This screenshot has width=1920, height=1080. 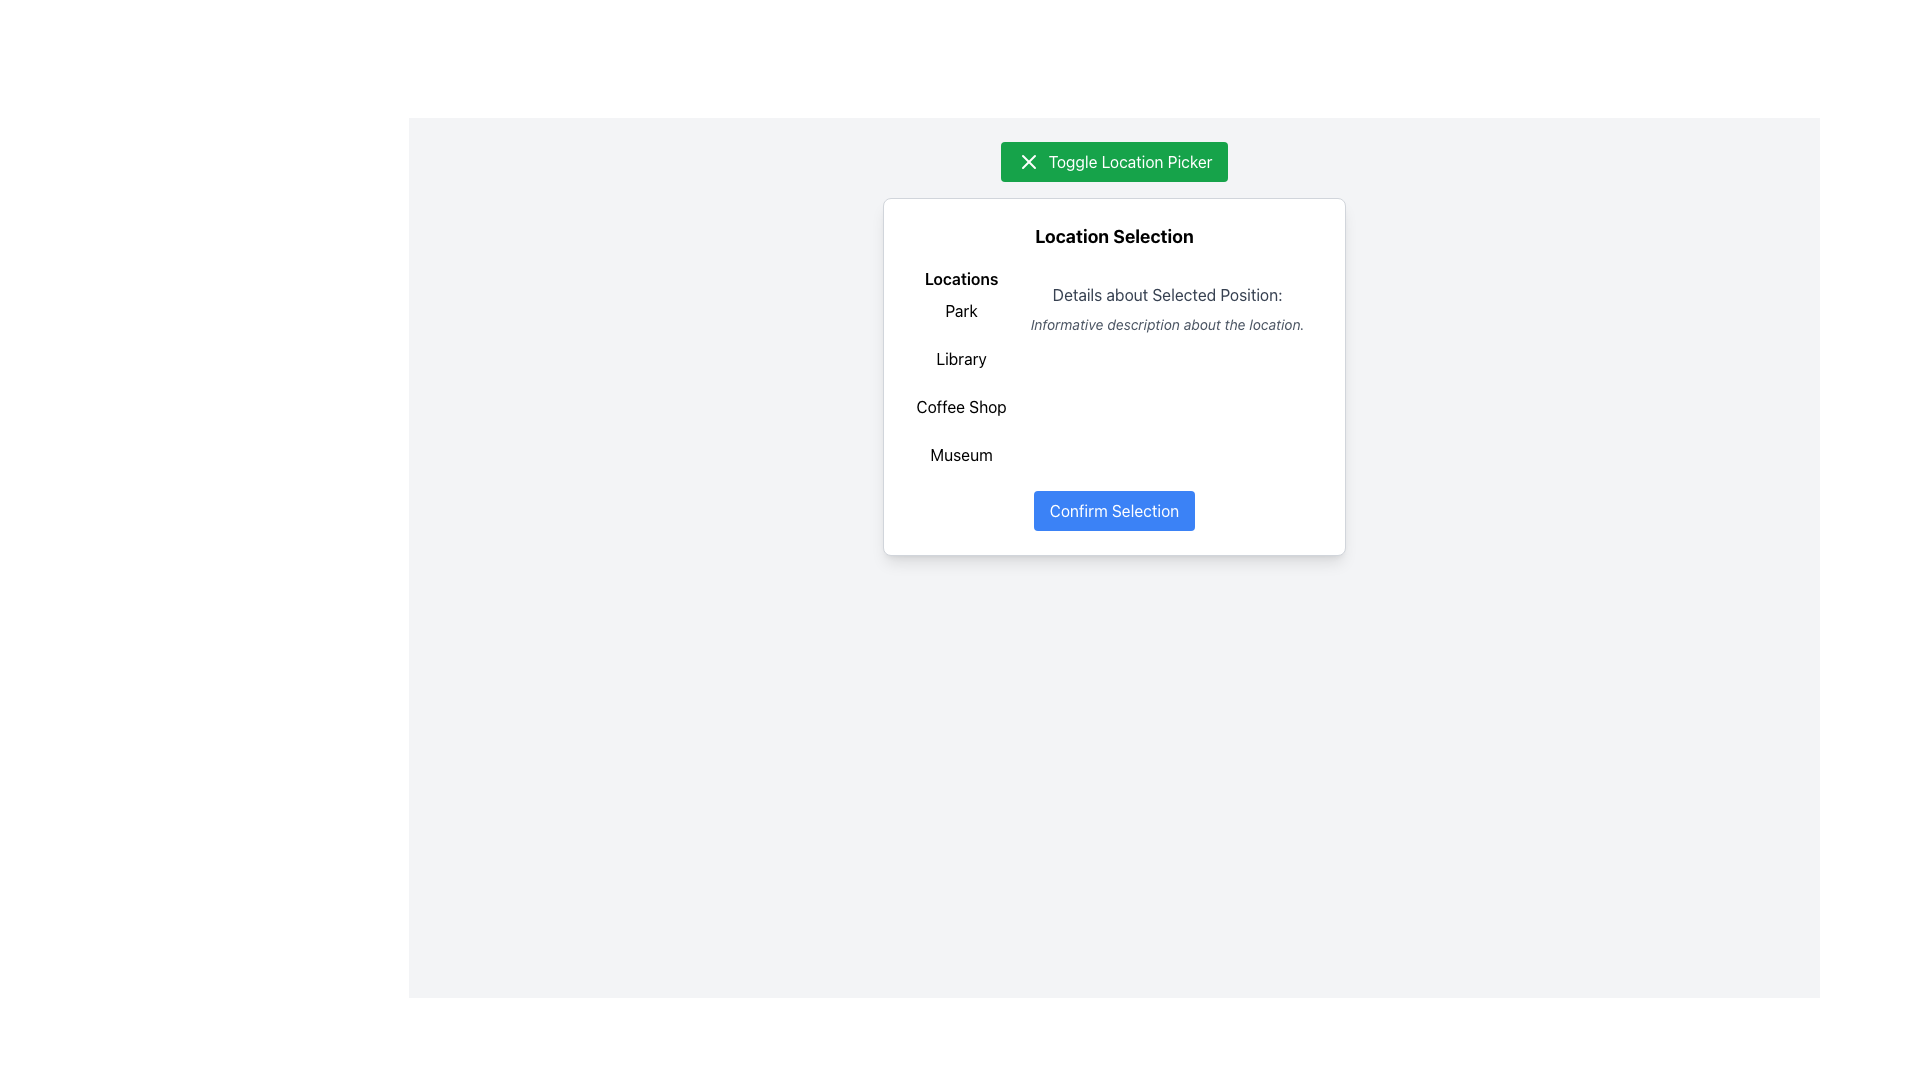 What do you see at coordinates (961, 311) in the screenshot?
I see `the first item in the location selector list` at bounding box center [961, 311].